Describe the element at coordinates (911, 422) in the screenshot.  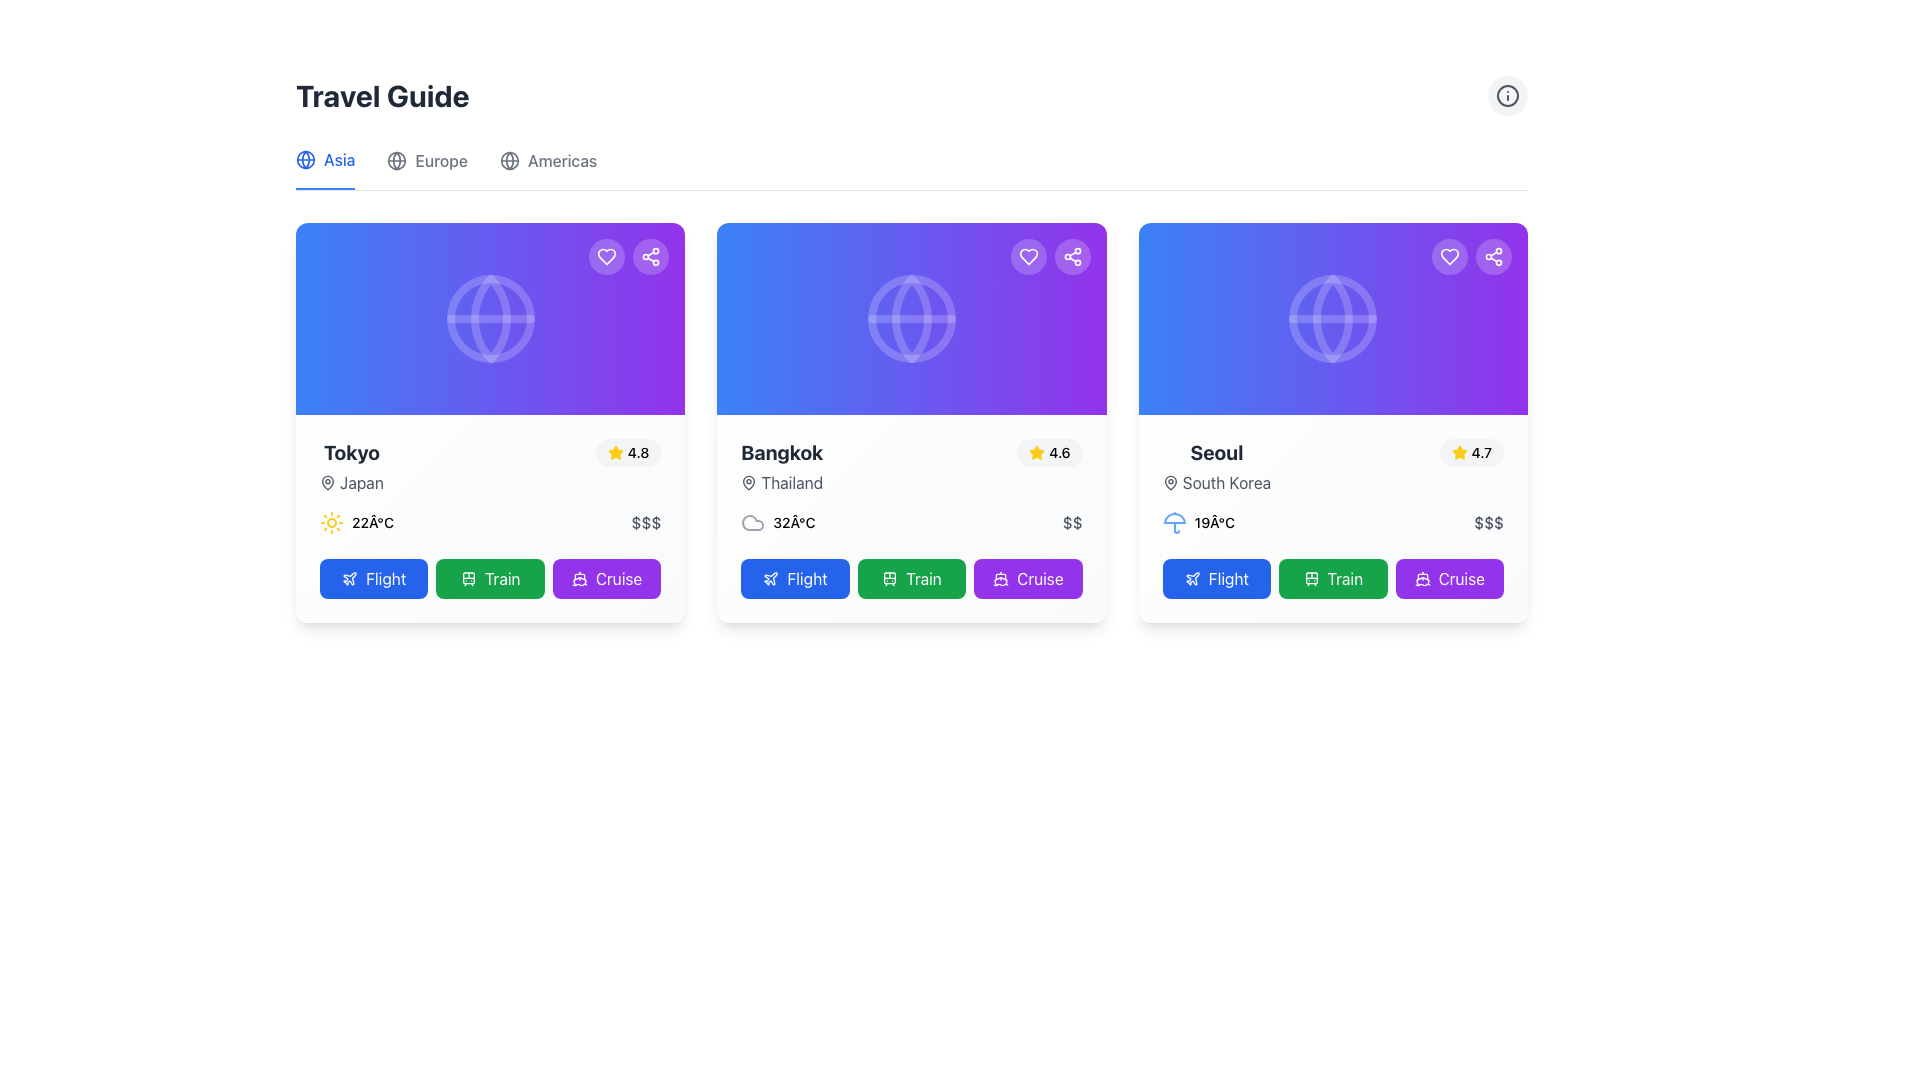
I see `the Train button on the Bangkok travel card, which is located between the Tokyo and Seoul cards in the Travel Guide section` at that location.